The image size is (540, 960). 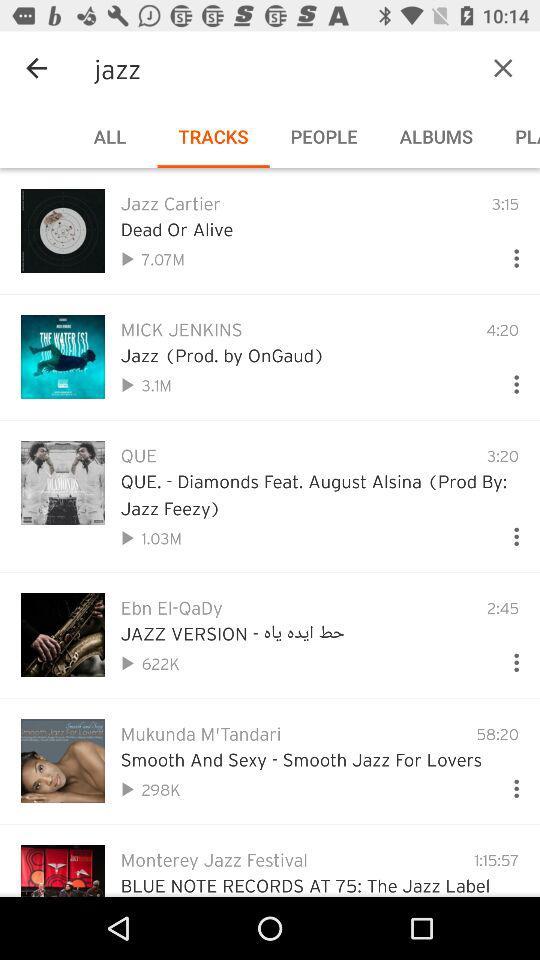 What do you see at coordinates (508, 657) in the screenshot?
I see `more information and options` at bounding box center [508, 657].